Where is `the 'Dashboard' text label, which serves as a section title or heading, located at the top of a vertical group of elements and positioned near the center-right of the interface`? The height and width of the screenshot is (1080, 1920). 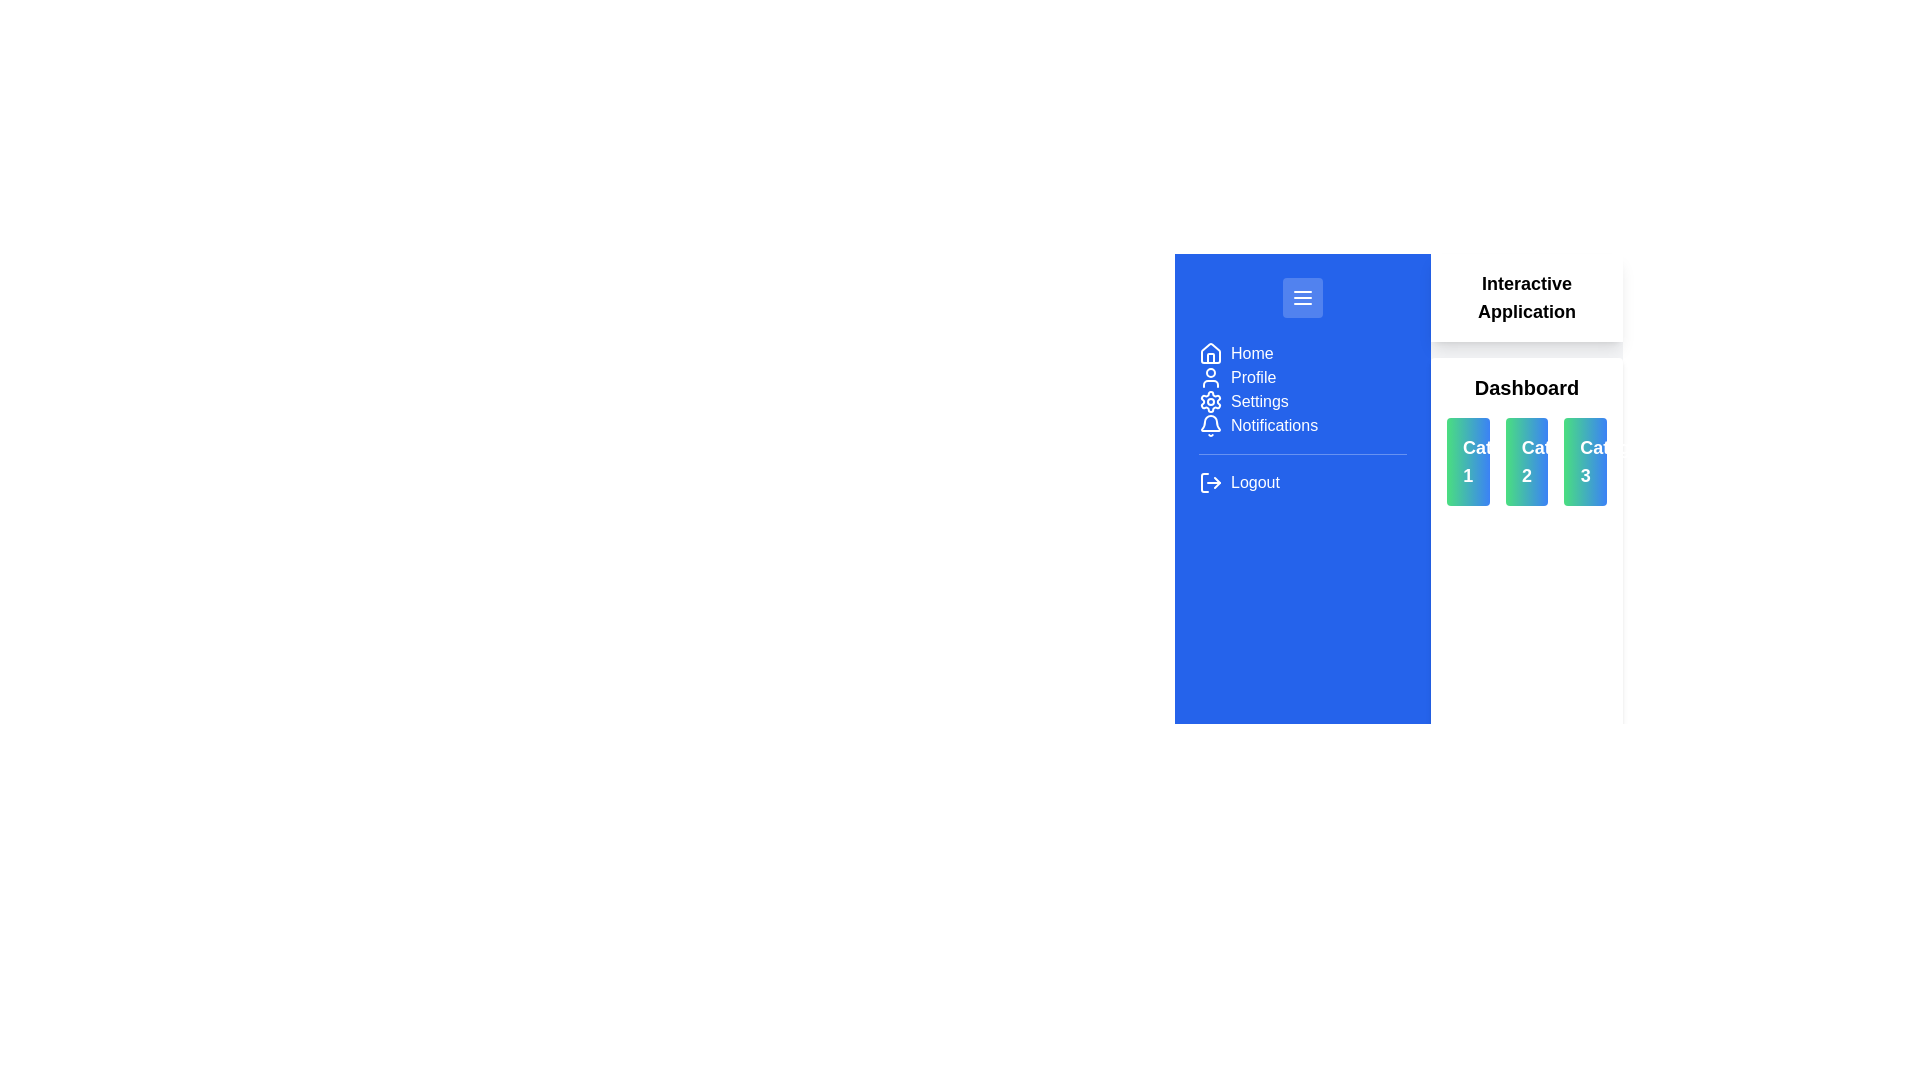
the 'Dashboard' text label, which serves as a section title or heading, located at the top of a vertical group of elements and positioned near the center-right of the interface is located at coordinates (1525, 388).